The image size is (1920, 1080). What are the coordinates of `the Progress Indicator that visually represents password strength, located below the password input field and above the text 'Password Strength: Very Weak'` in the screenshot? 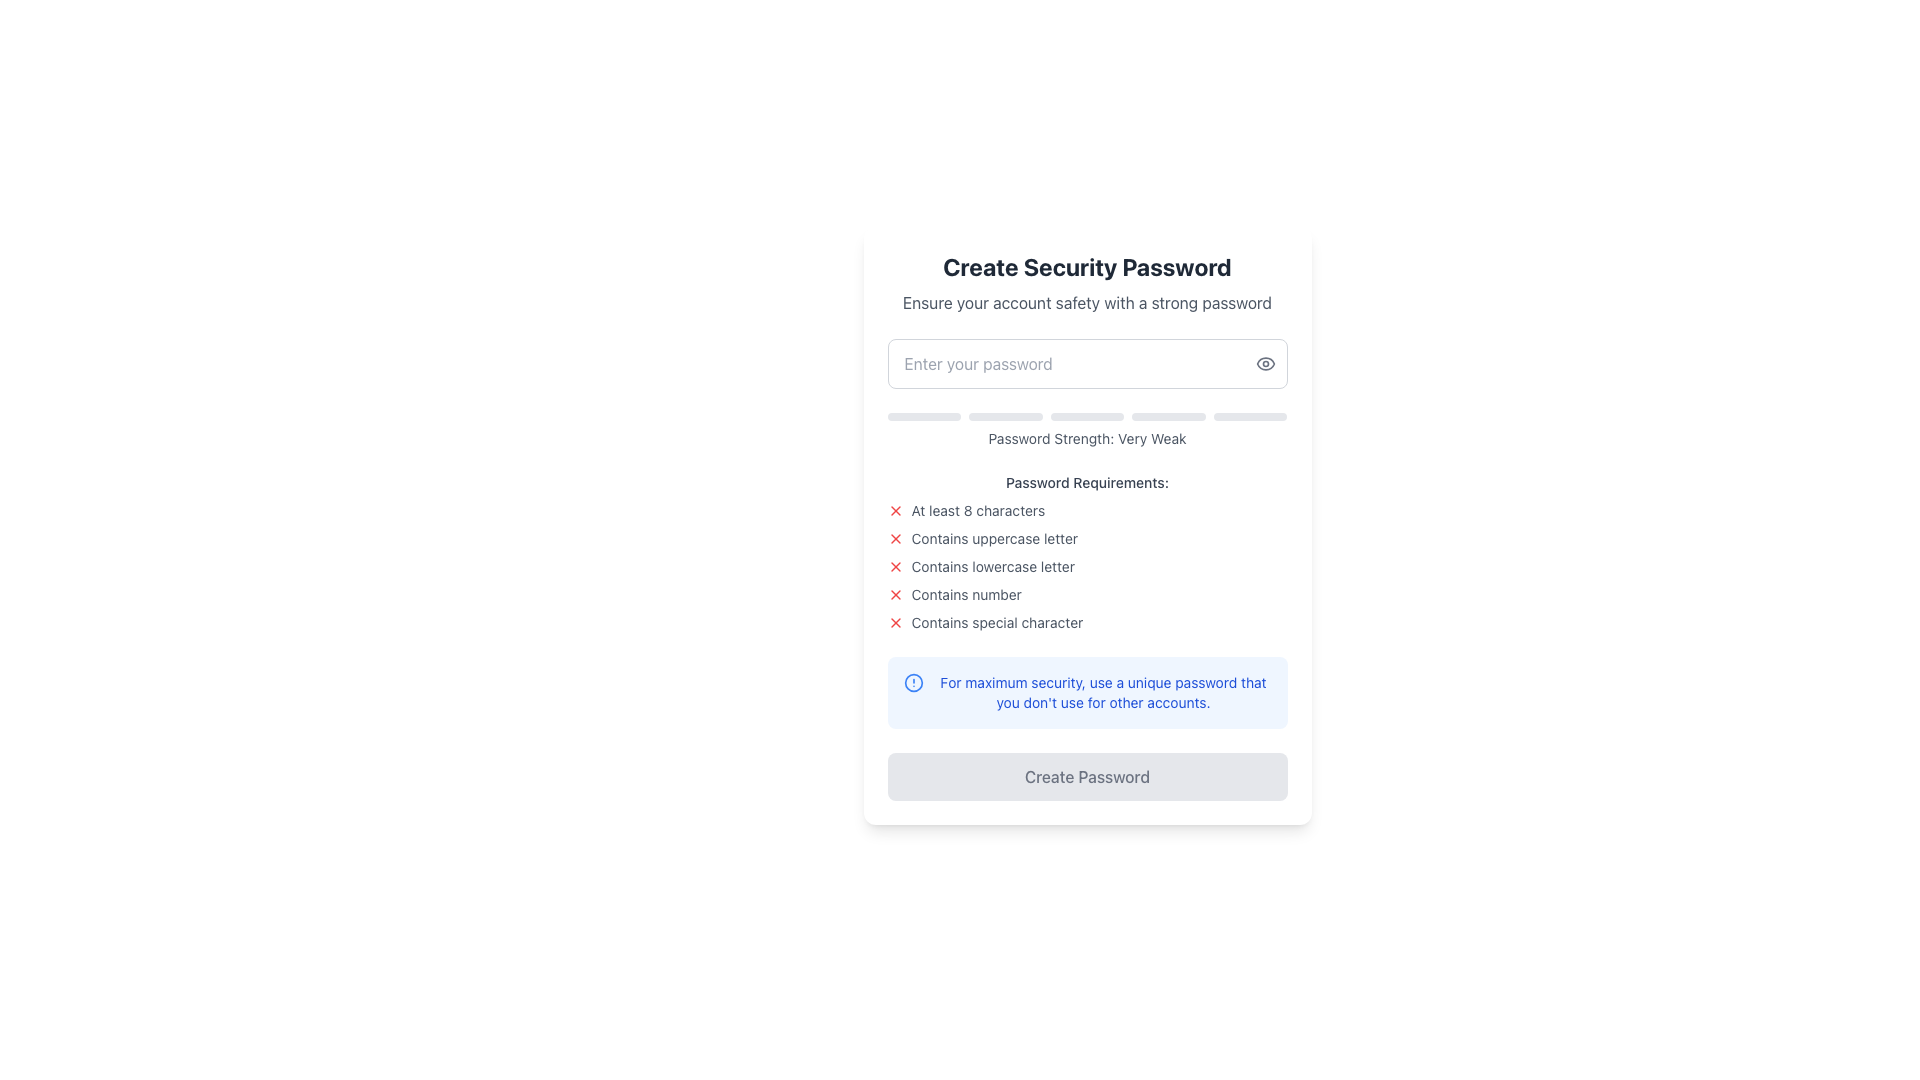 It's located at (1086, 415).